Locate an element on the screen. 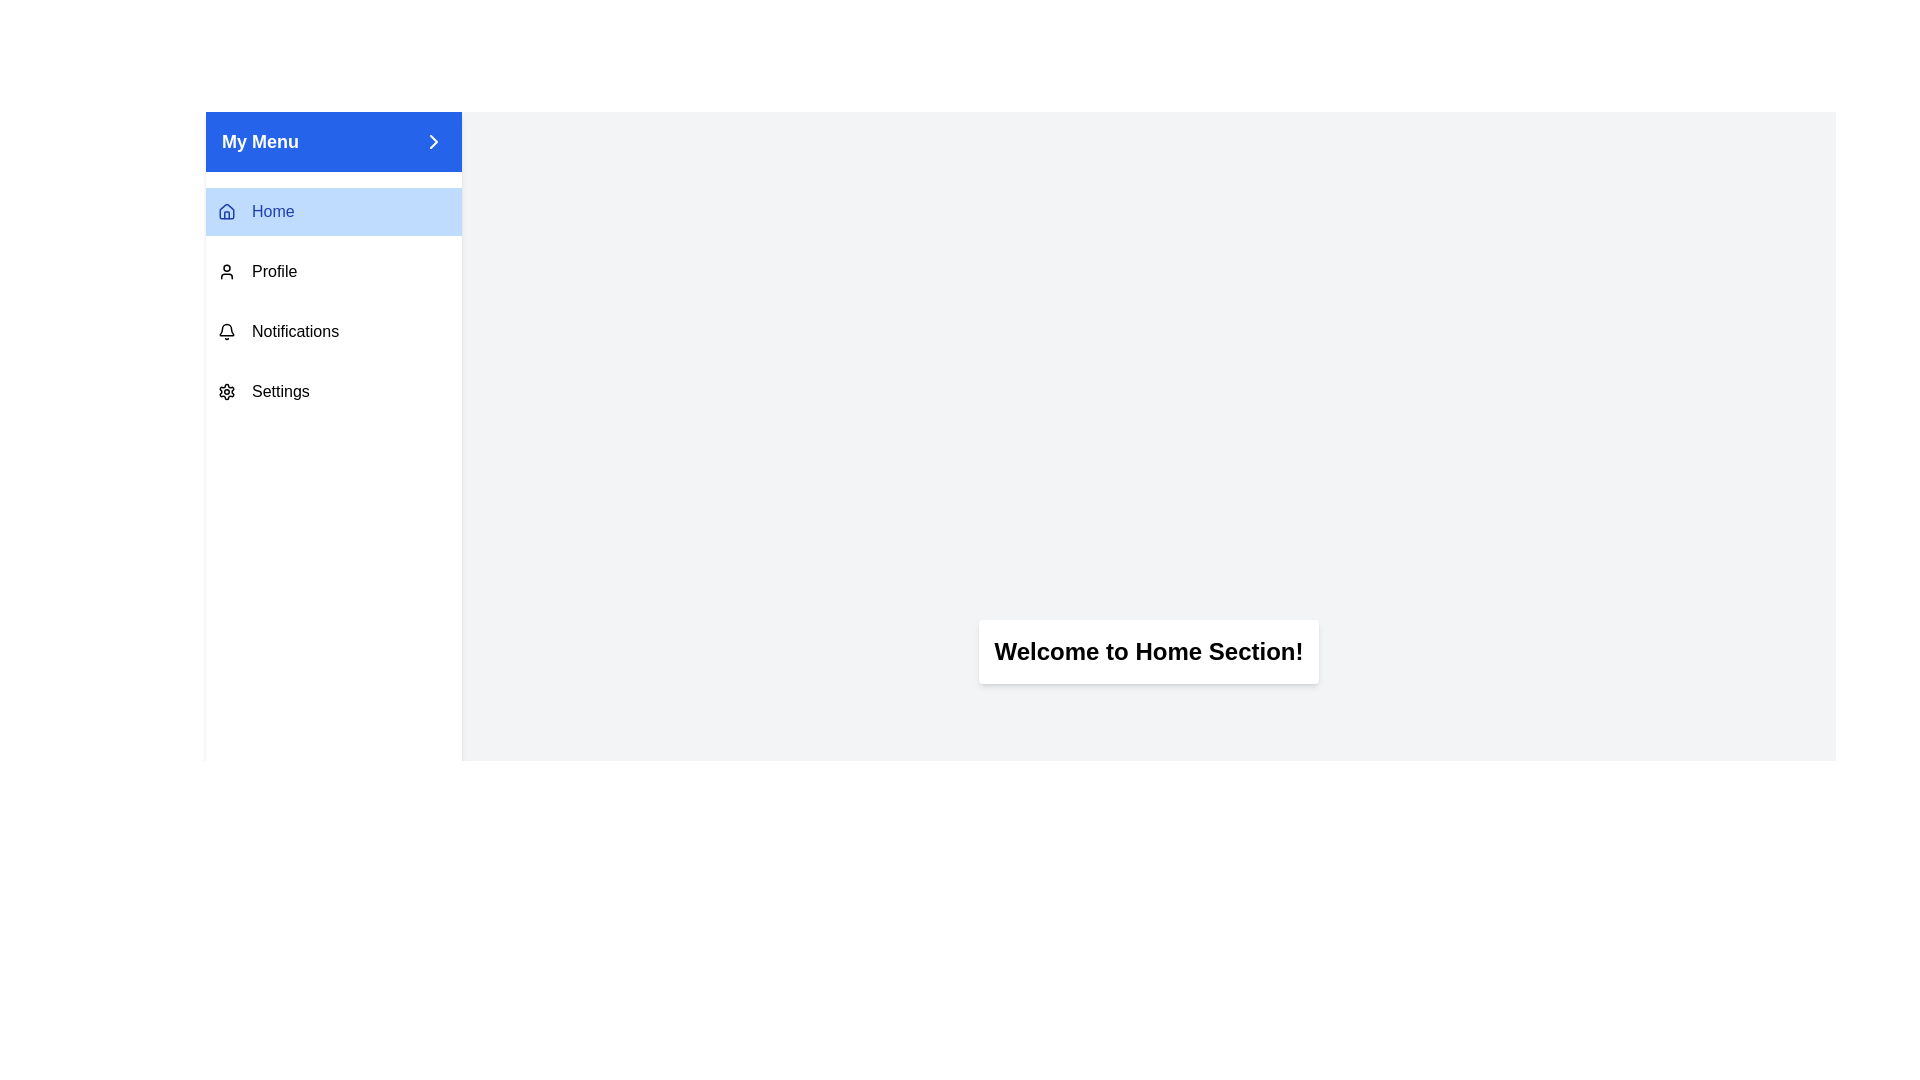 This screenshot has width=1920, height=1080. the third item in the 'My Menu' vertical list, which is the 'Notifications' menu option is located at coordinates (334, 330).